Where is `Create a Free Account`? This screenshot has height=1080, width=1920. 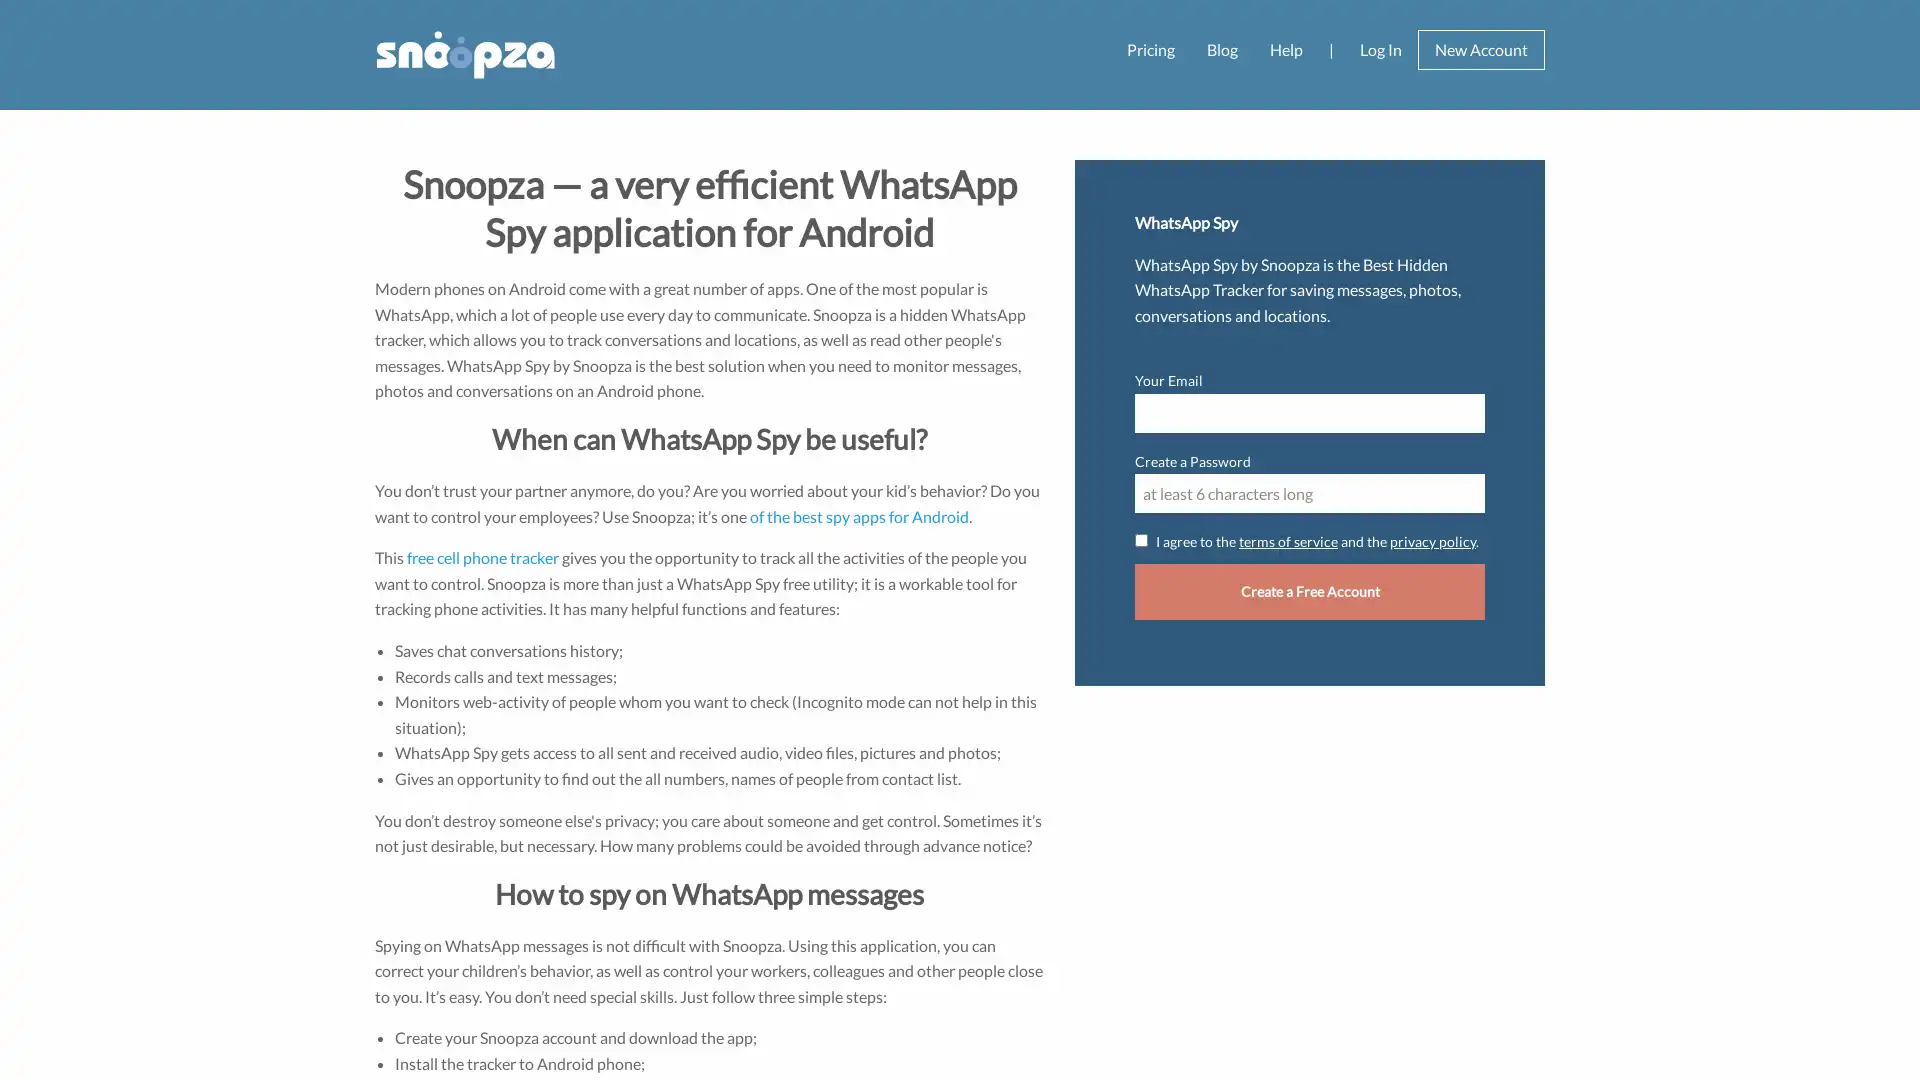 Create a Free Account is located at coordinates (1310, 590).